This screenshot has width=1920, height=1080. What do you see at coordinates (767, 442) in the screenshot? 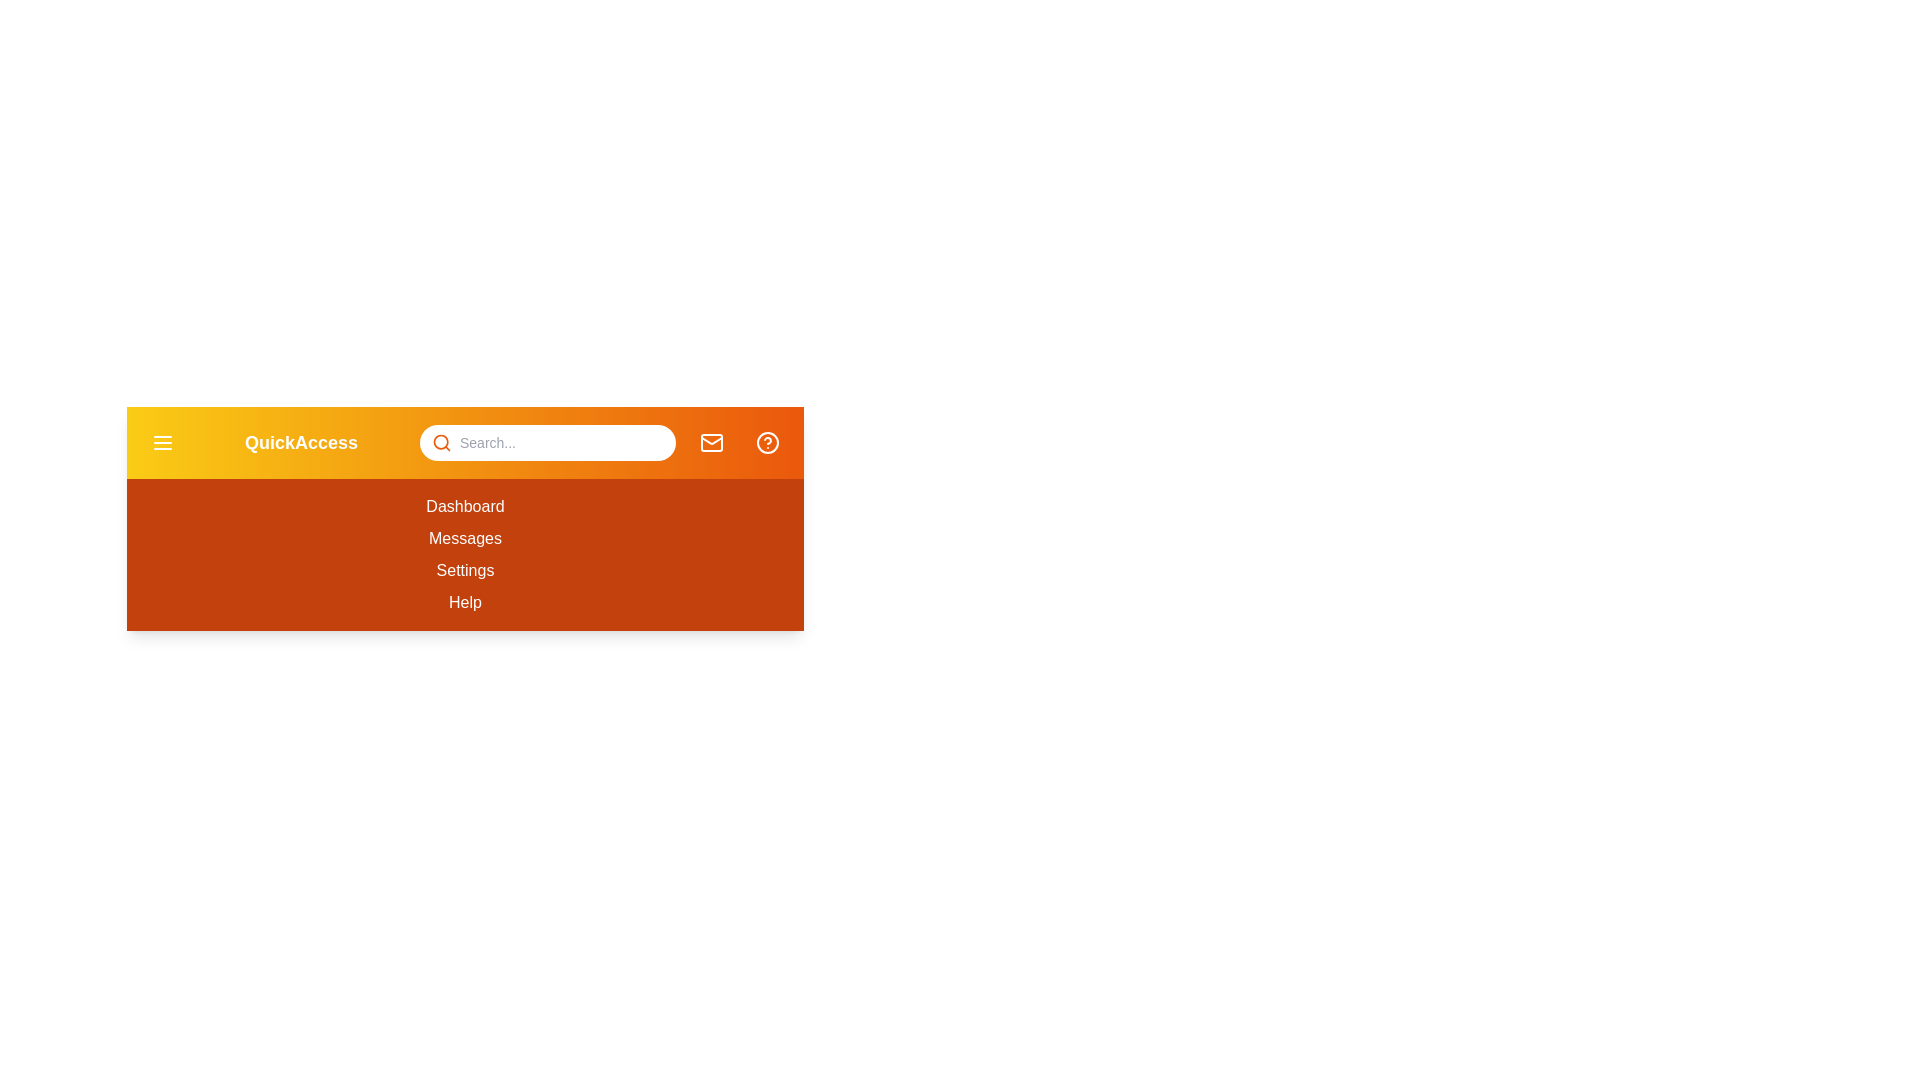
I see `the circular icon with a question mark on an orange background located in the top-right corner of the menu bar` at bounding box center [767, 442].